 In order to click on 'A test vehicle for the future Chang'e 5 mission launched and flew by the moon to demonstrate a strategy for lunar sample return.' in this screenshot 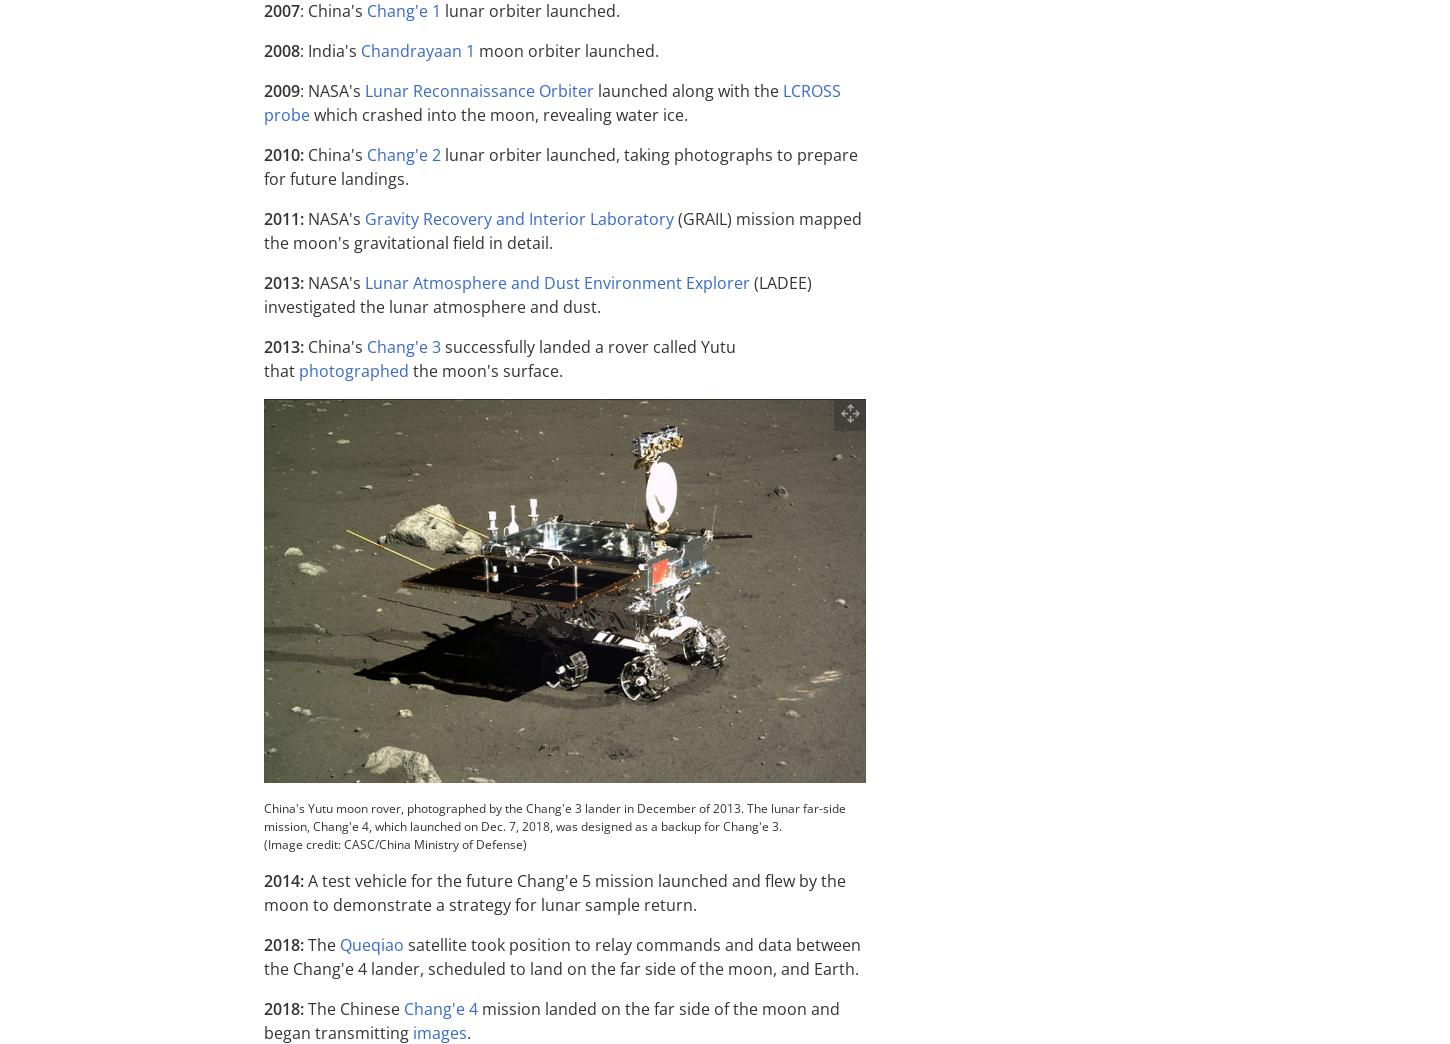, I will do `click(555, 893)`.